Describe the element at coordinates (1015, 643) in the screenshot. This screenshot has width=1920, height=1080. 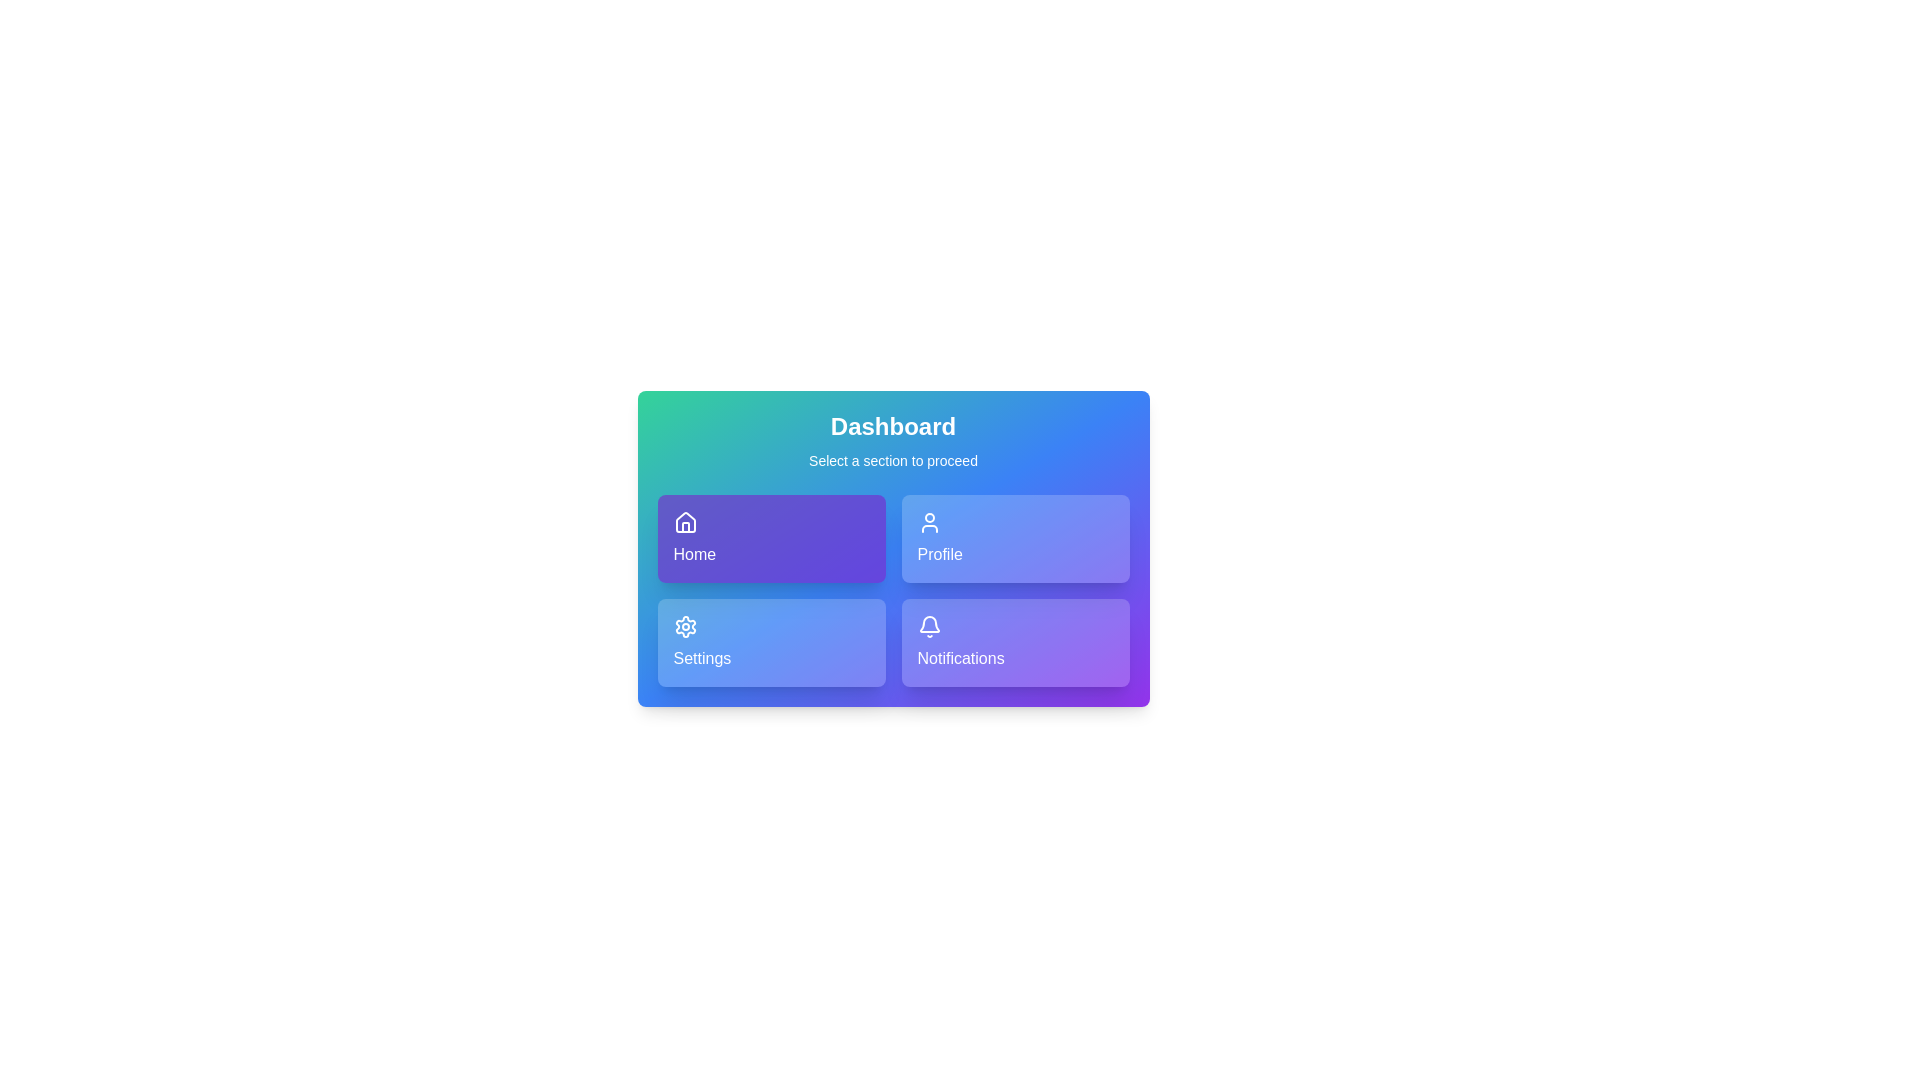
I see `the button corresponding to the section Notifications` at that location.